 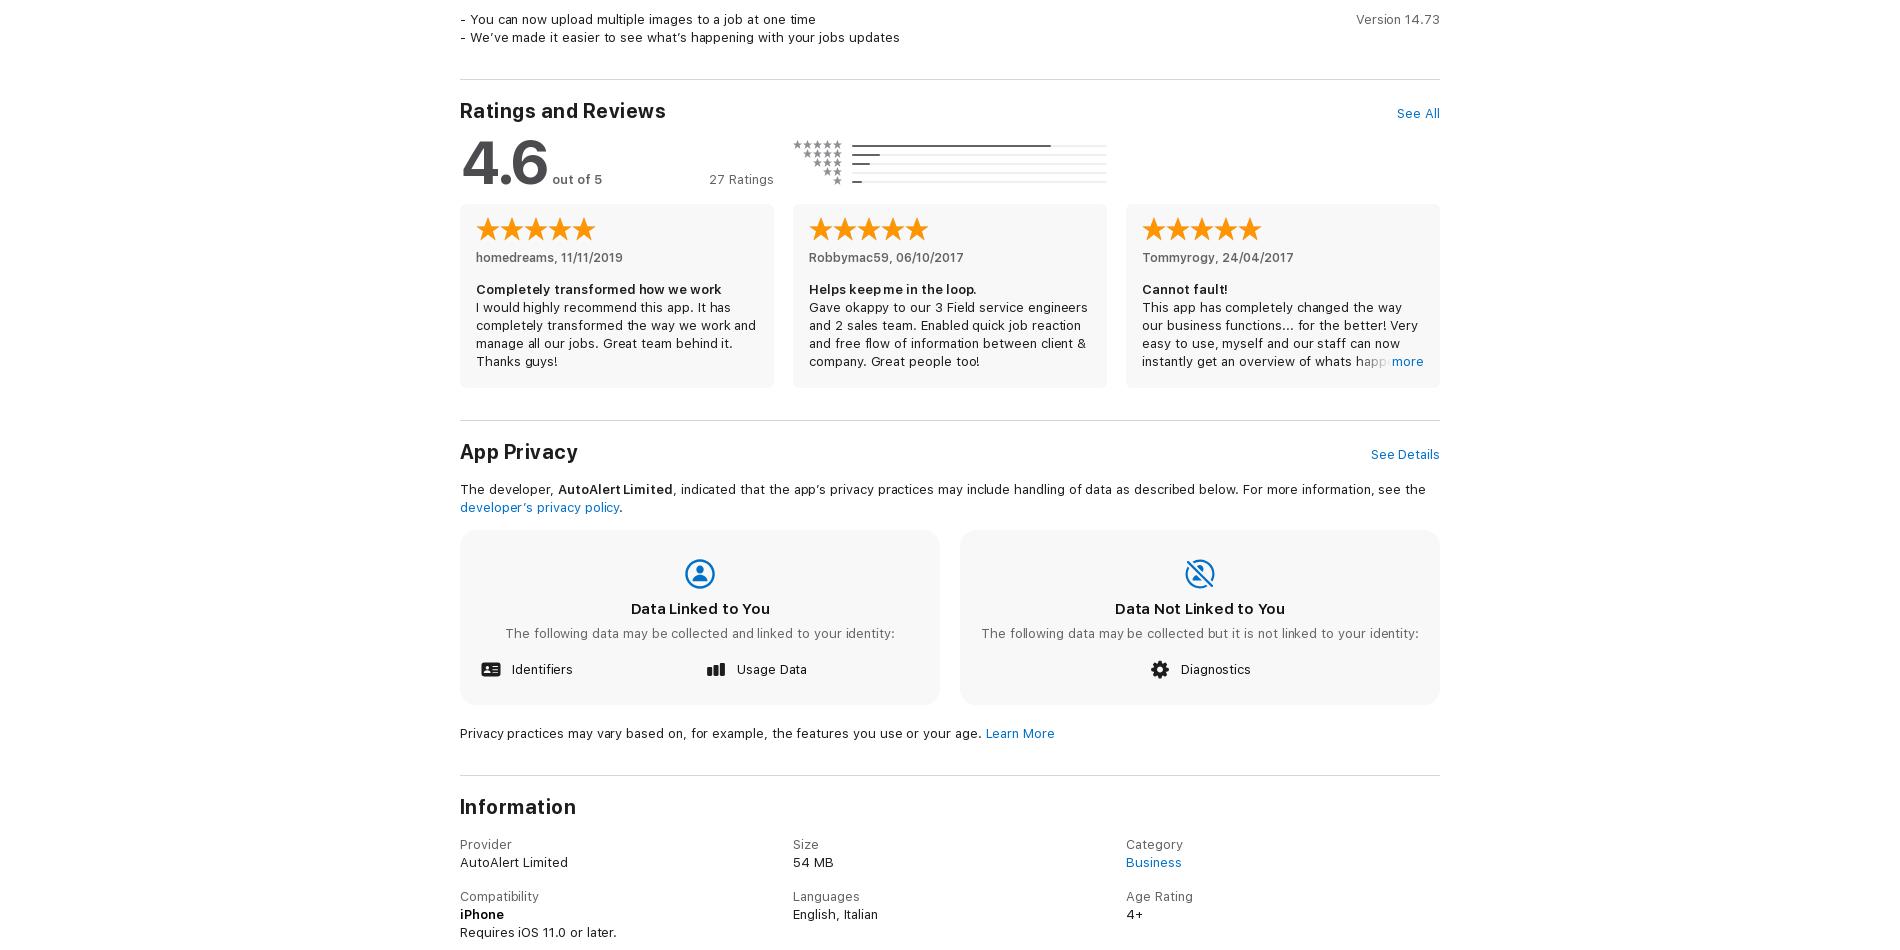 I want to click on 'English, Italian', so click(x=834, y=912).